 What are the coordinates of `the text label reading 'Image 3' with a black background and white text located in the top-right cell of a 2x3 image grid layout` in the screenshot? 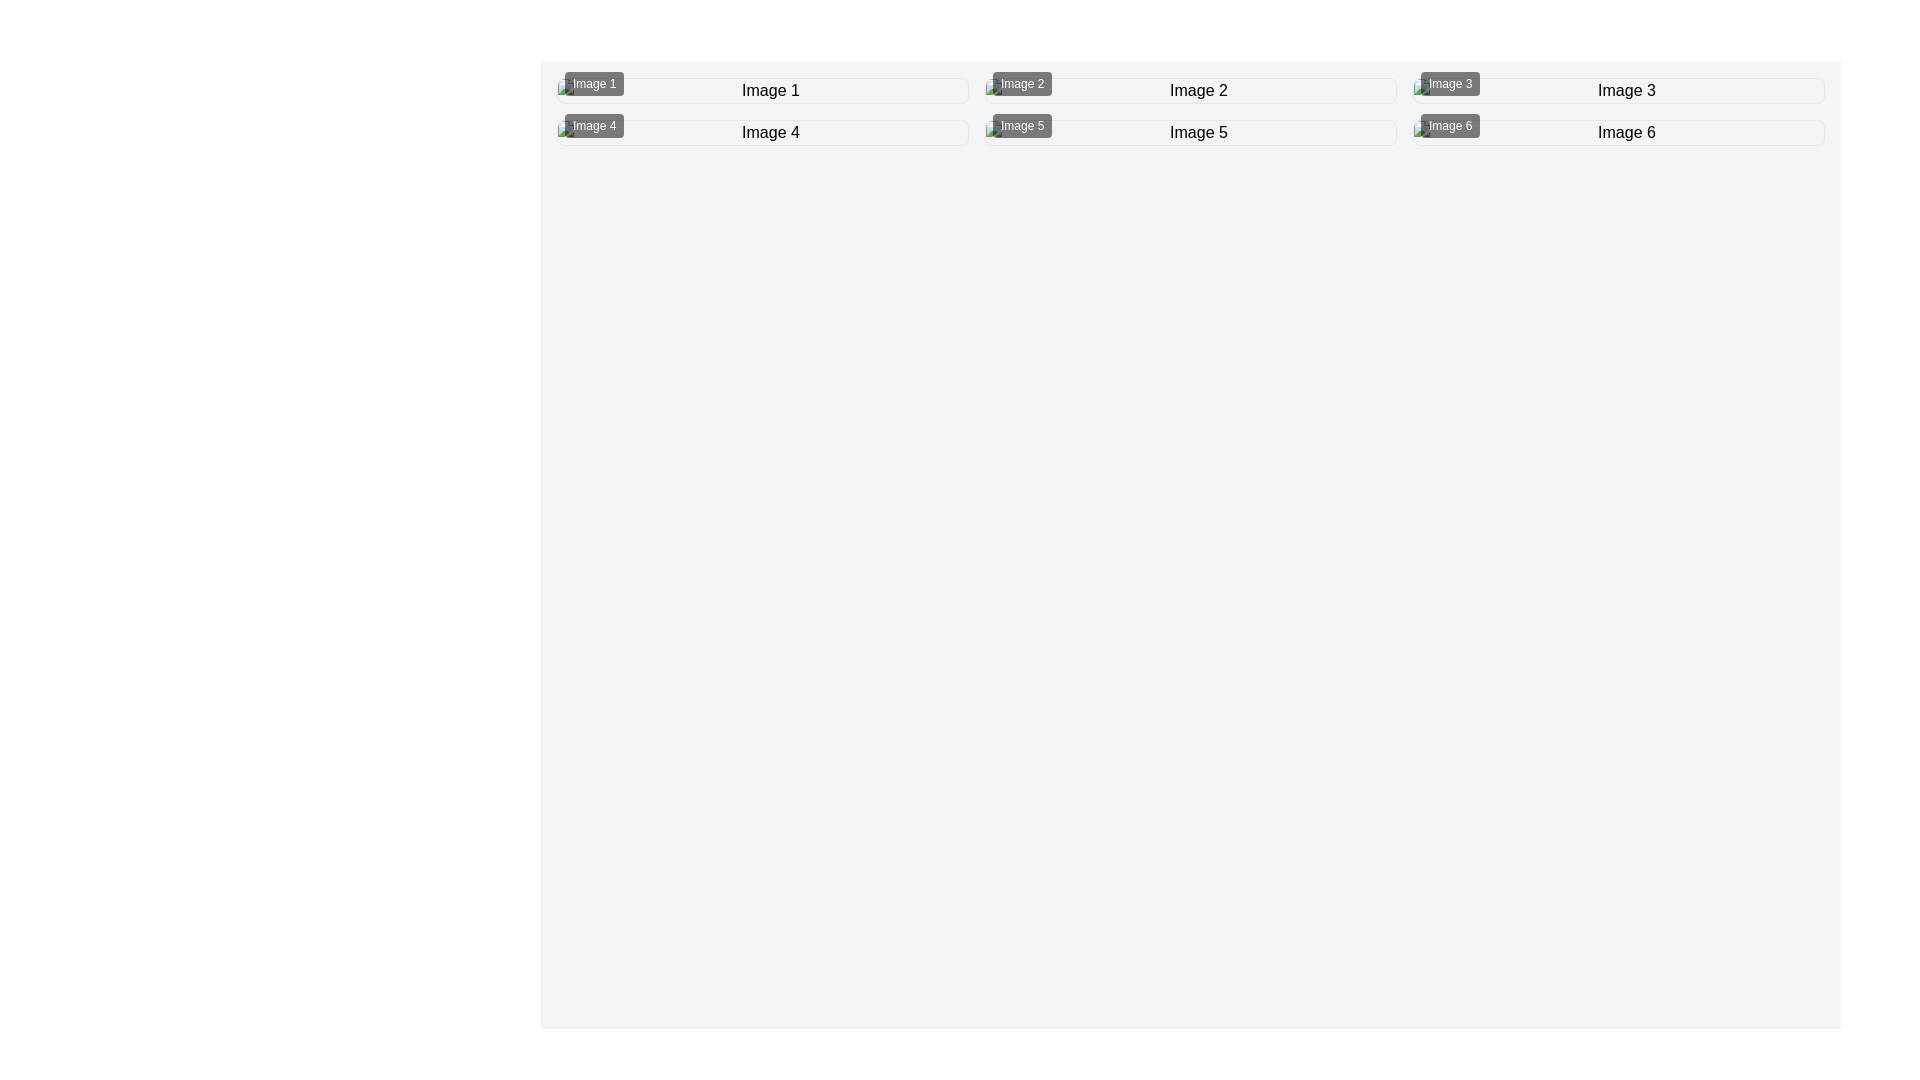 It's located at (1450, 83).